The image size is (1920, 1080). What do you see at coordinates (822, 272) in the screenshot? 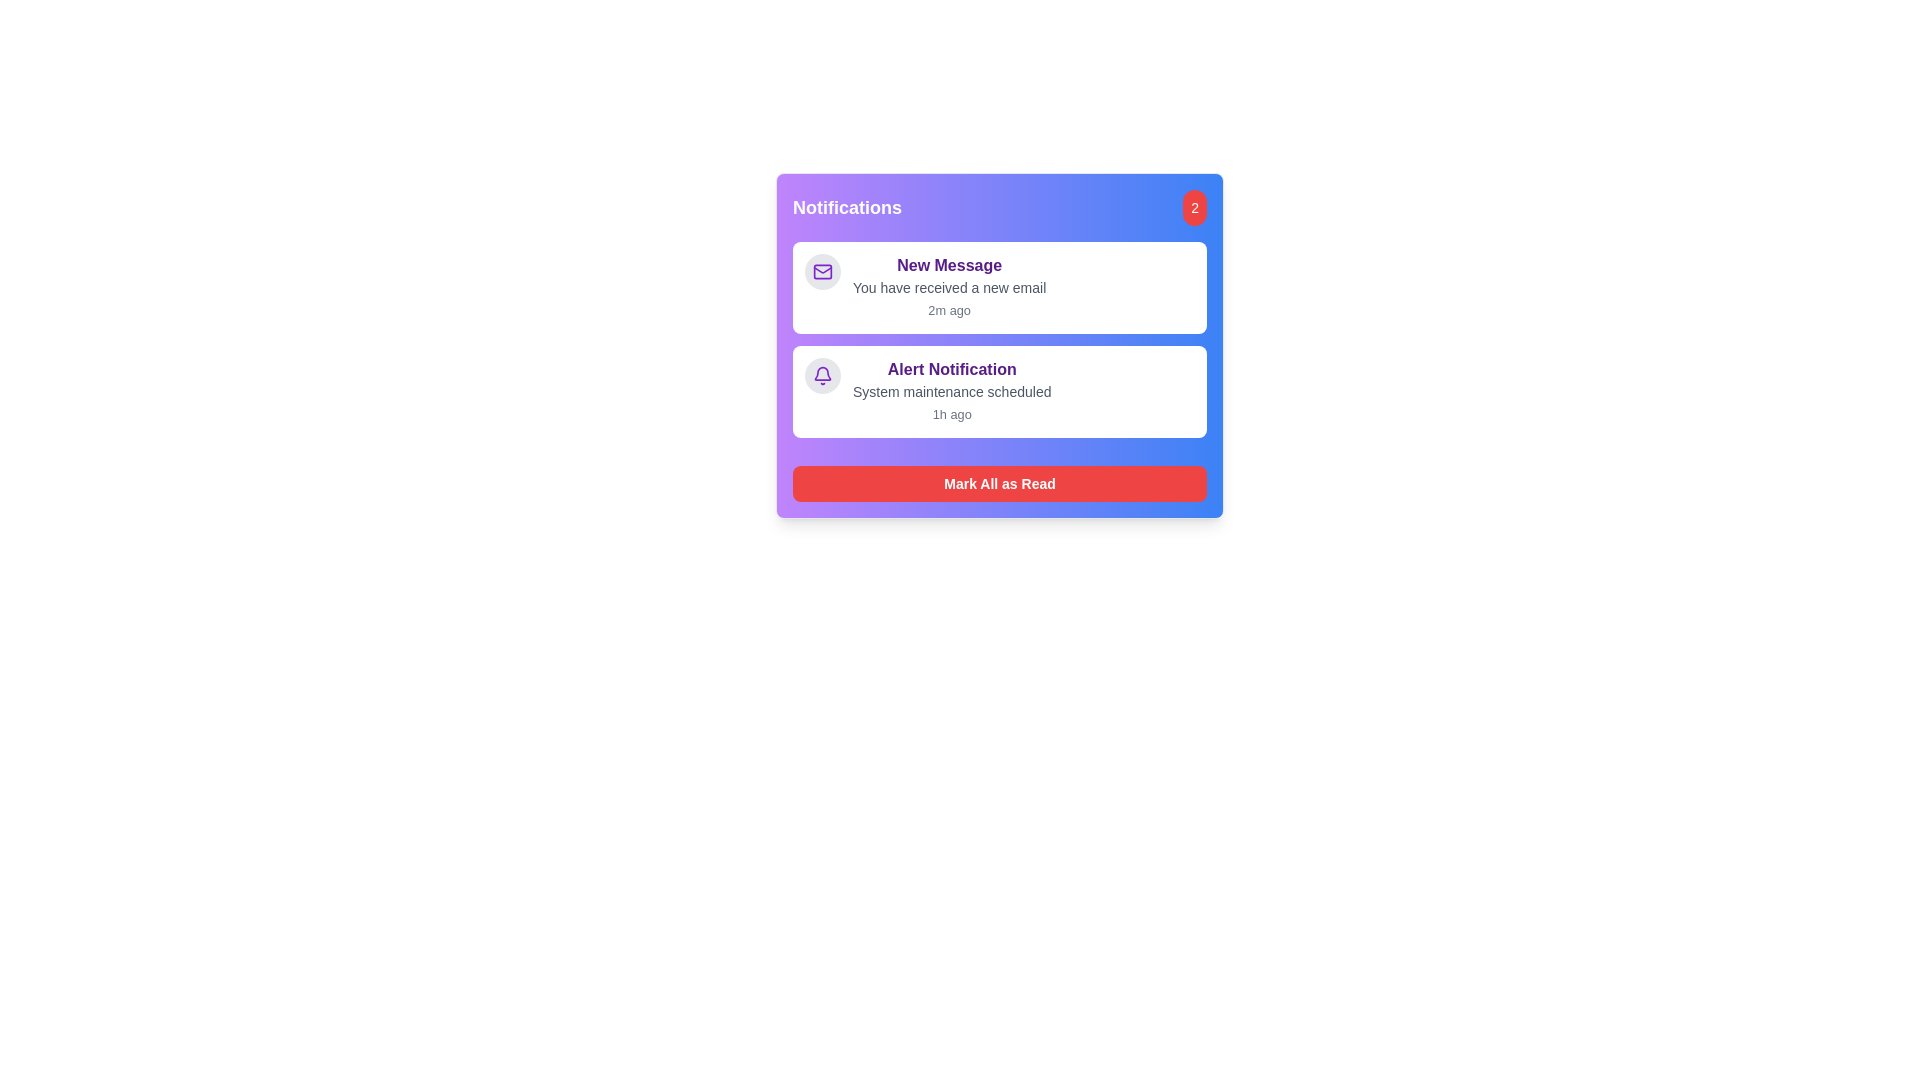
I see `the new mail notification icon located in the upper half of the notifications panel, which has a circular gray background and is positioned to the left of the 'New Message' notification entry` at bounding box center [822, 272].